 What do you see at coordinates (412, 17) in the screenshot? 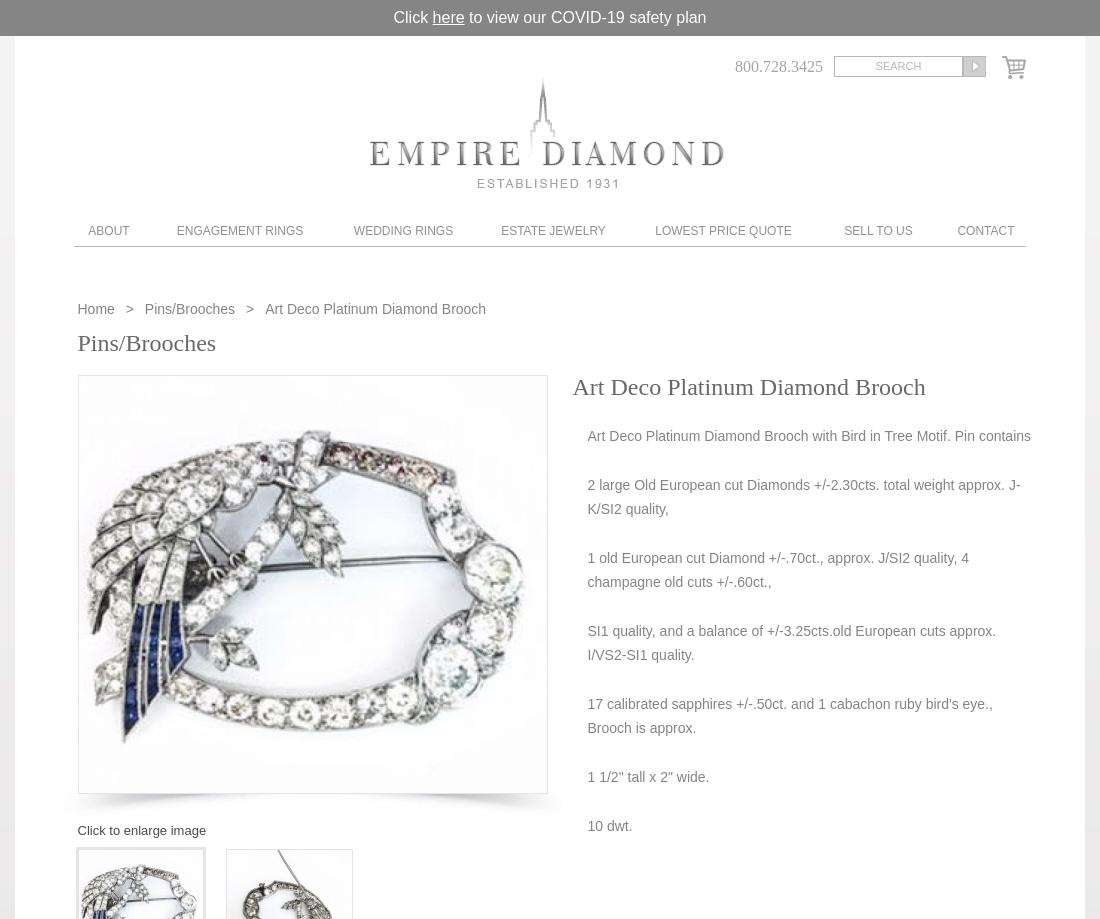
I see `'Click'` at bounding box center [412, 17].